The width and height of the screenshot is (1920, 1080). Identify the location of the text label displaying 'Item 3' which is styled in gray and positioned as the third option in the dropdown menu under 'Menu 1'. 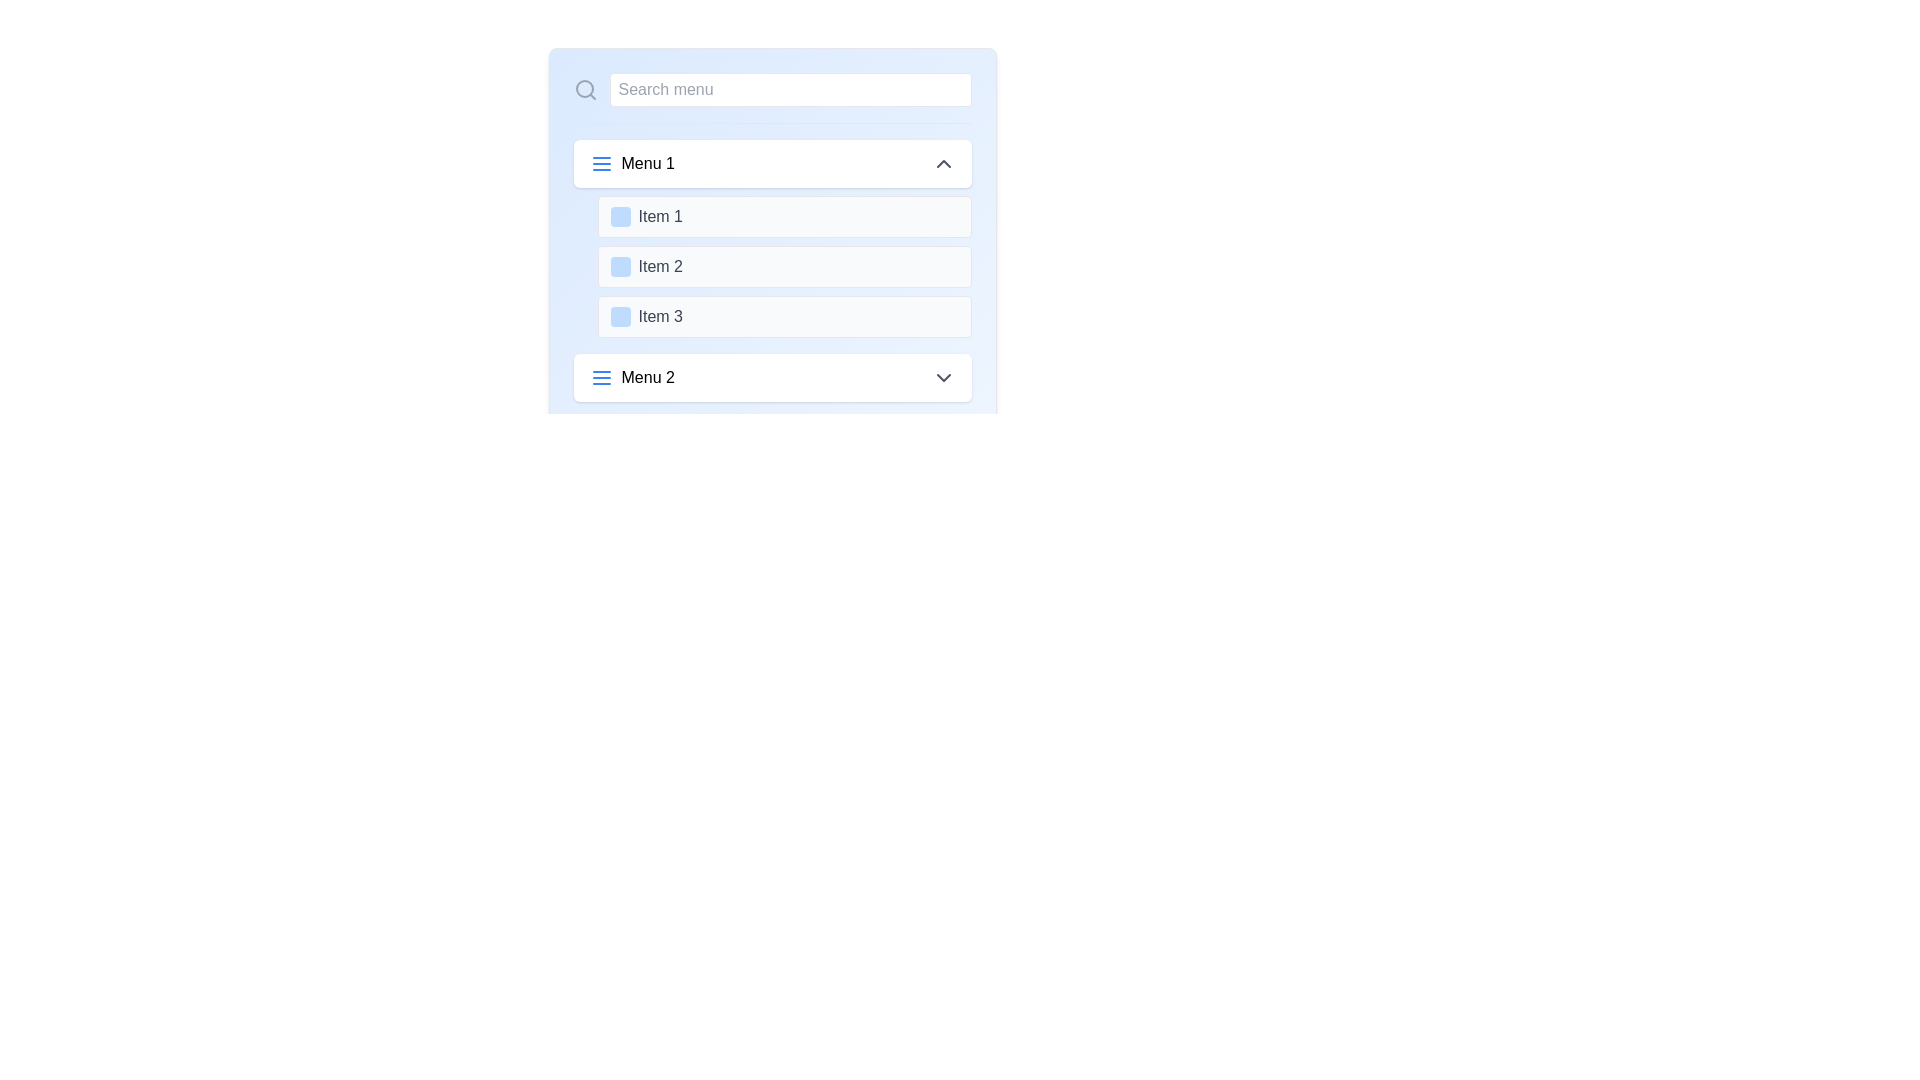
(660, 315).